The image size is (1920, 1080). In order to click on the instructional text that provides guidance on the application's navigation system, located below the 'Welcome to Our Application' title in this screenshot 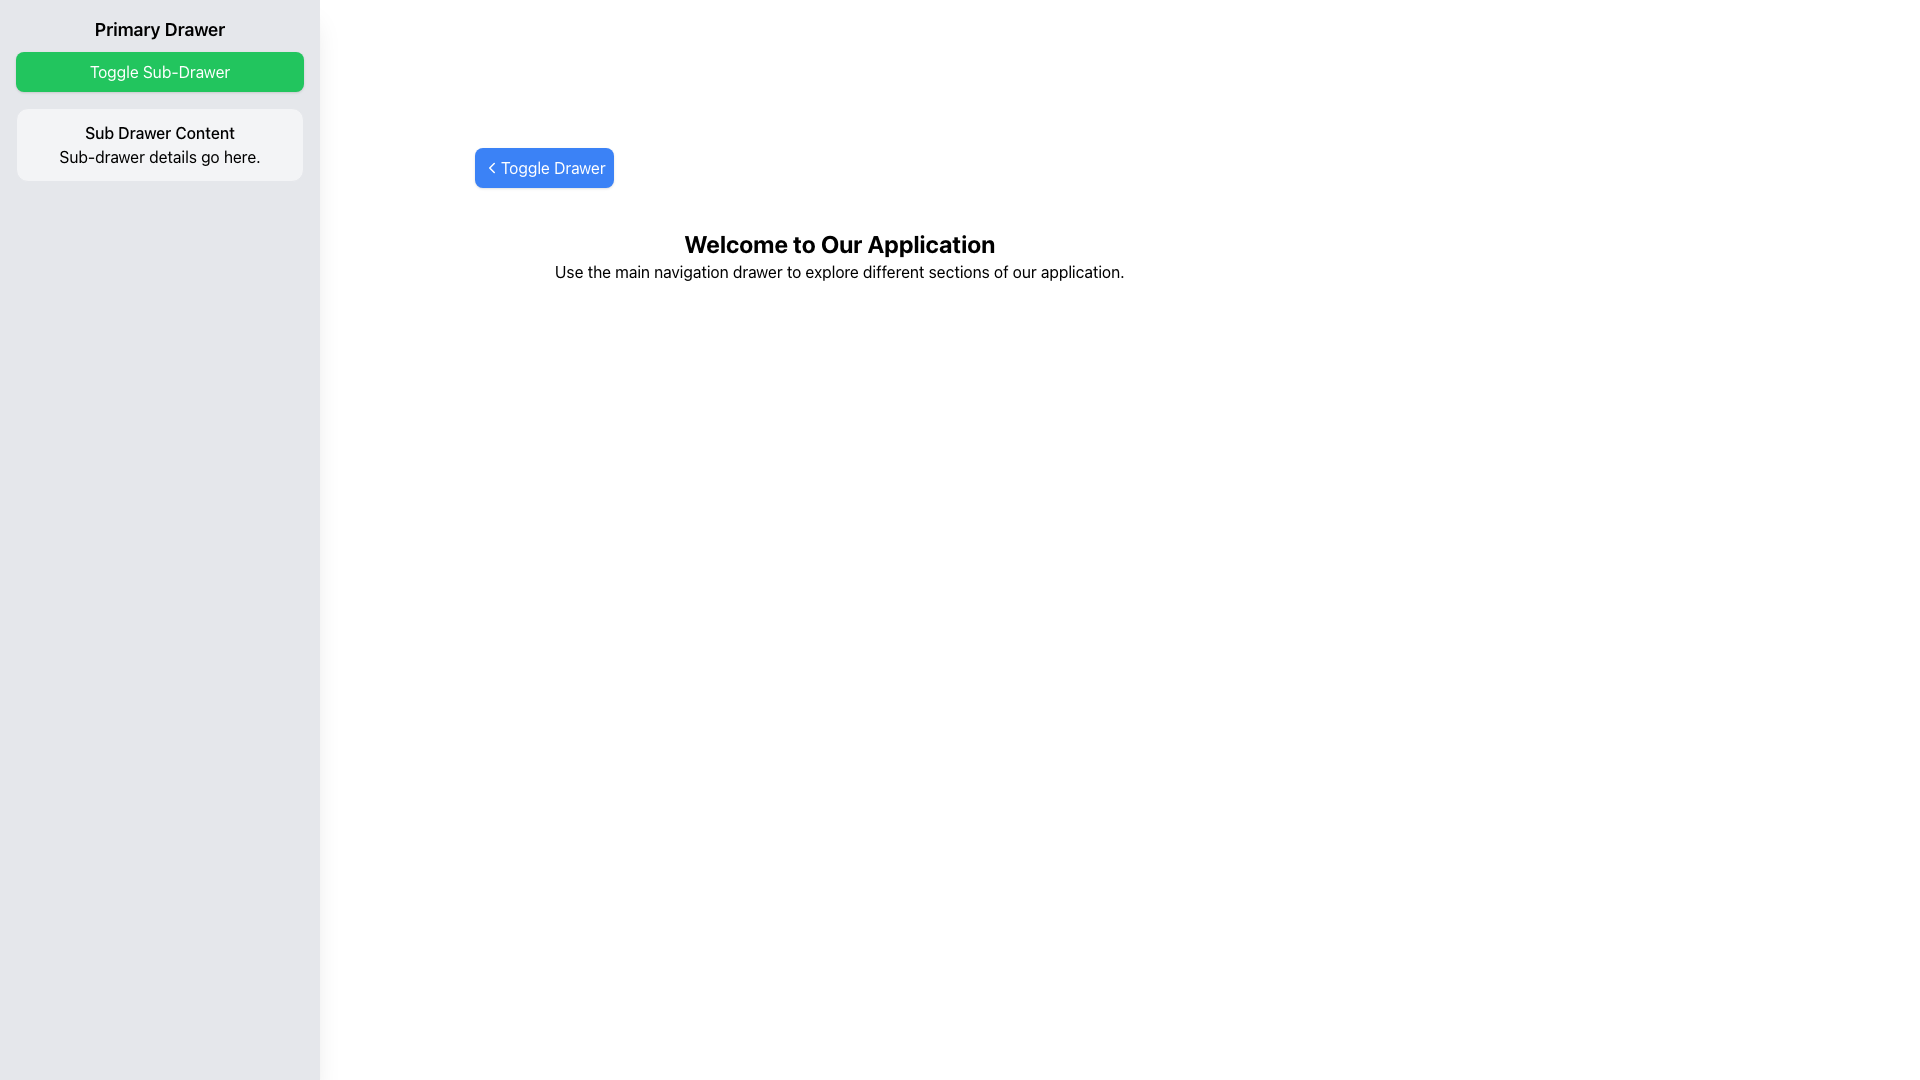, I will do `click(839, 272)`.